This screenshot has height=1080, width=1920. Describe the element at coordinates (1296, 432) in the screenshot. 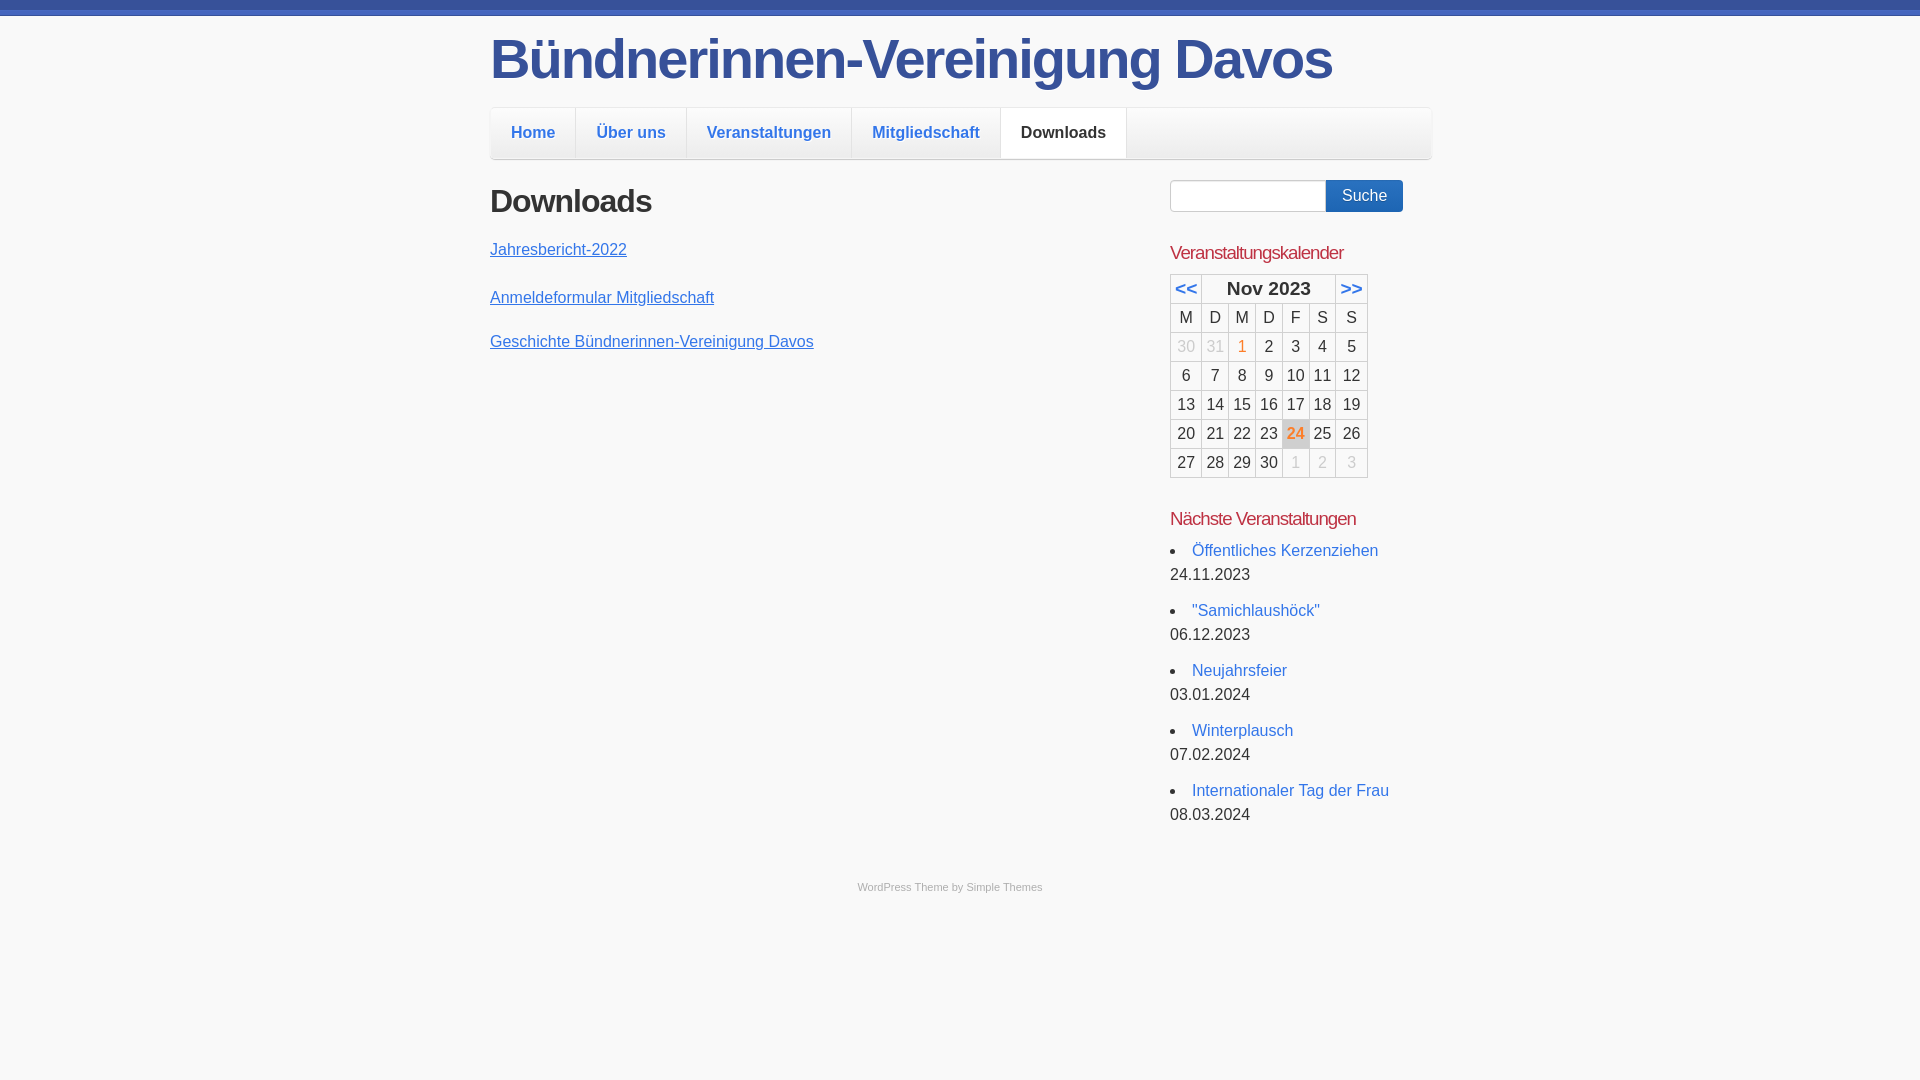

I see `'24'` at that location.